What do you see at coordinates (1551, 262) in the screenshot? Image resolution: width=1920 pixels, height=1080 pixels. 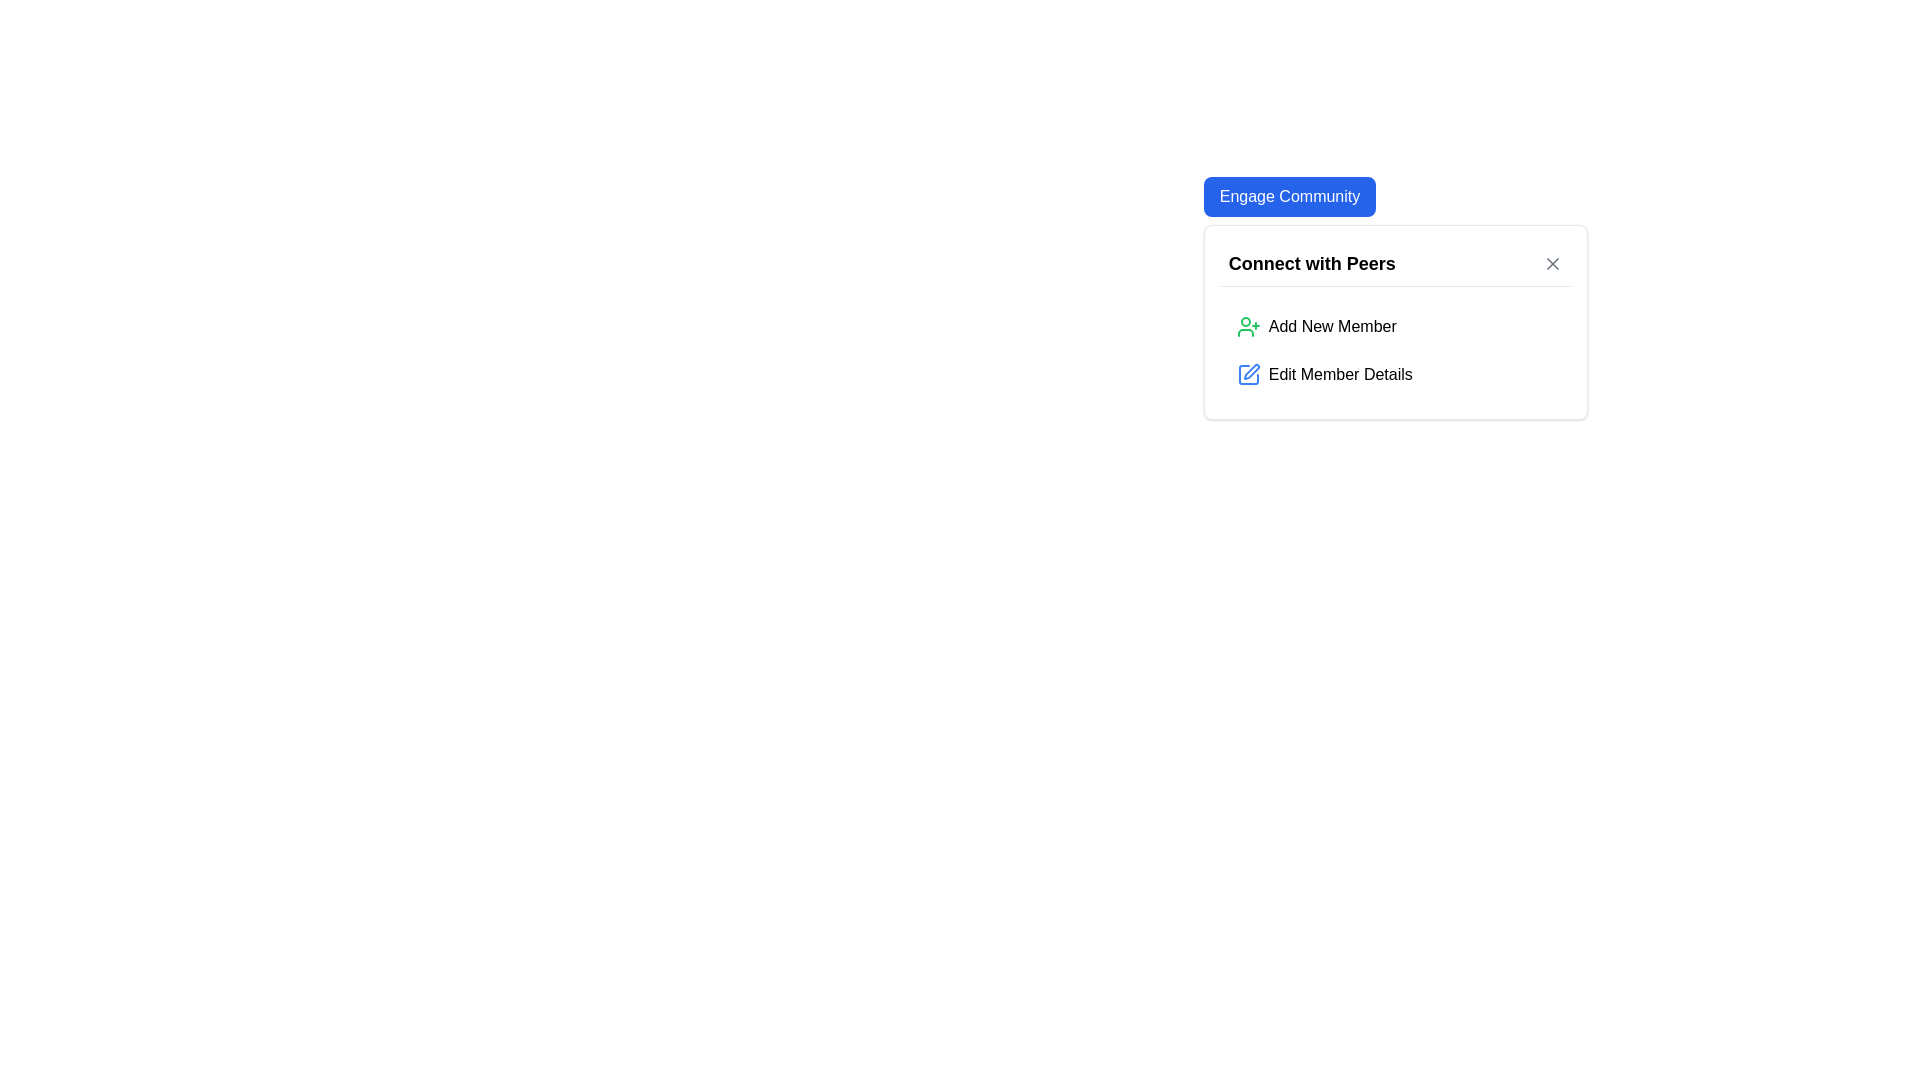 I see `the close button located at the top-right corner of the 'Connect with Peers' section` at bounding box center [1551, 262].